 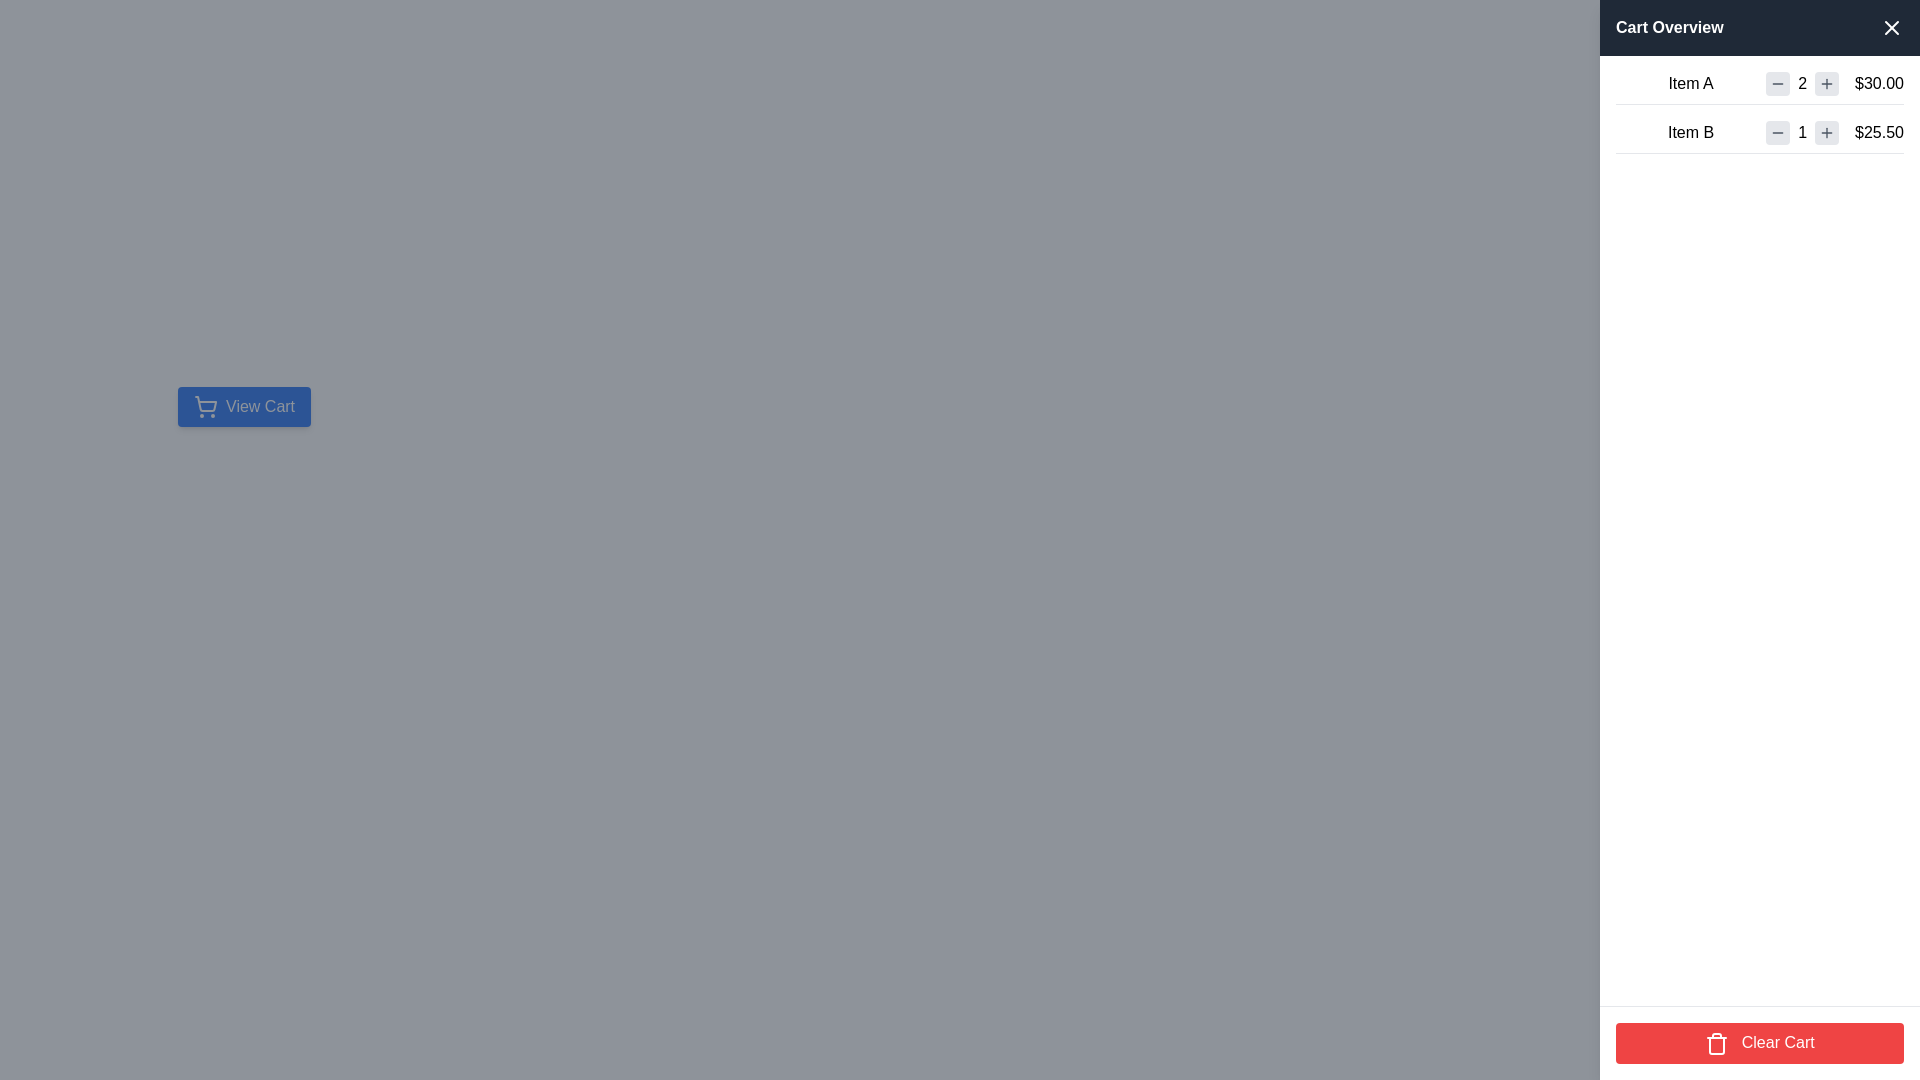 What do you see at coordinates (1777, 132) in the screenshot?
I see `the Decrement Button located in the cart overview panel for 'Item B' to reduce the quantity of the item by one` at bounding box center [1777, 132].